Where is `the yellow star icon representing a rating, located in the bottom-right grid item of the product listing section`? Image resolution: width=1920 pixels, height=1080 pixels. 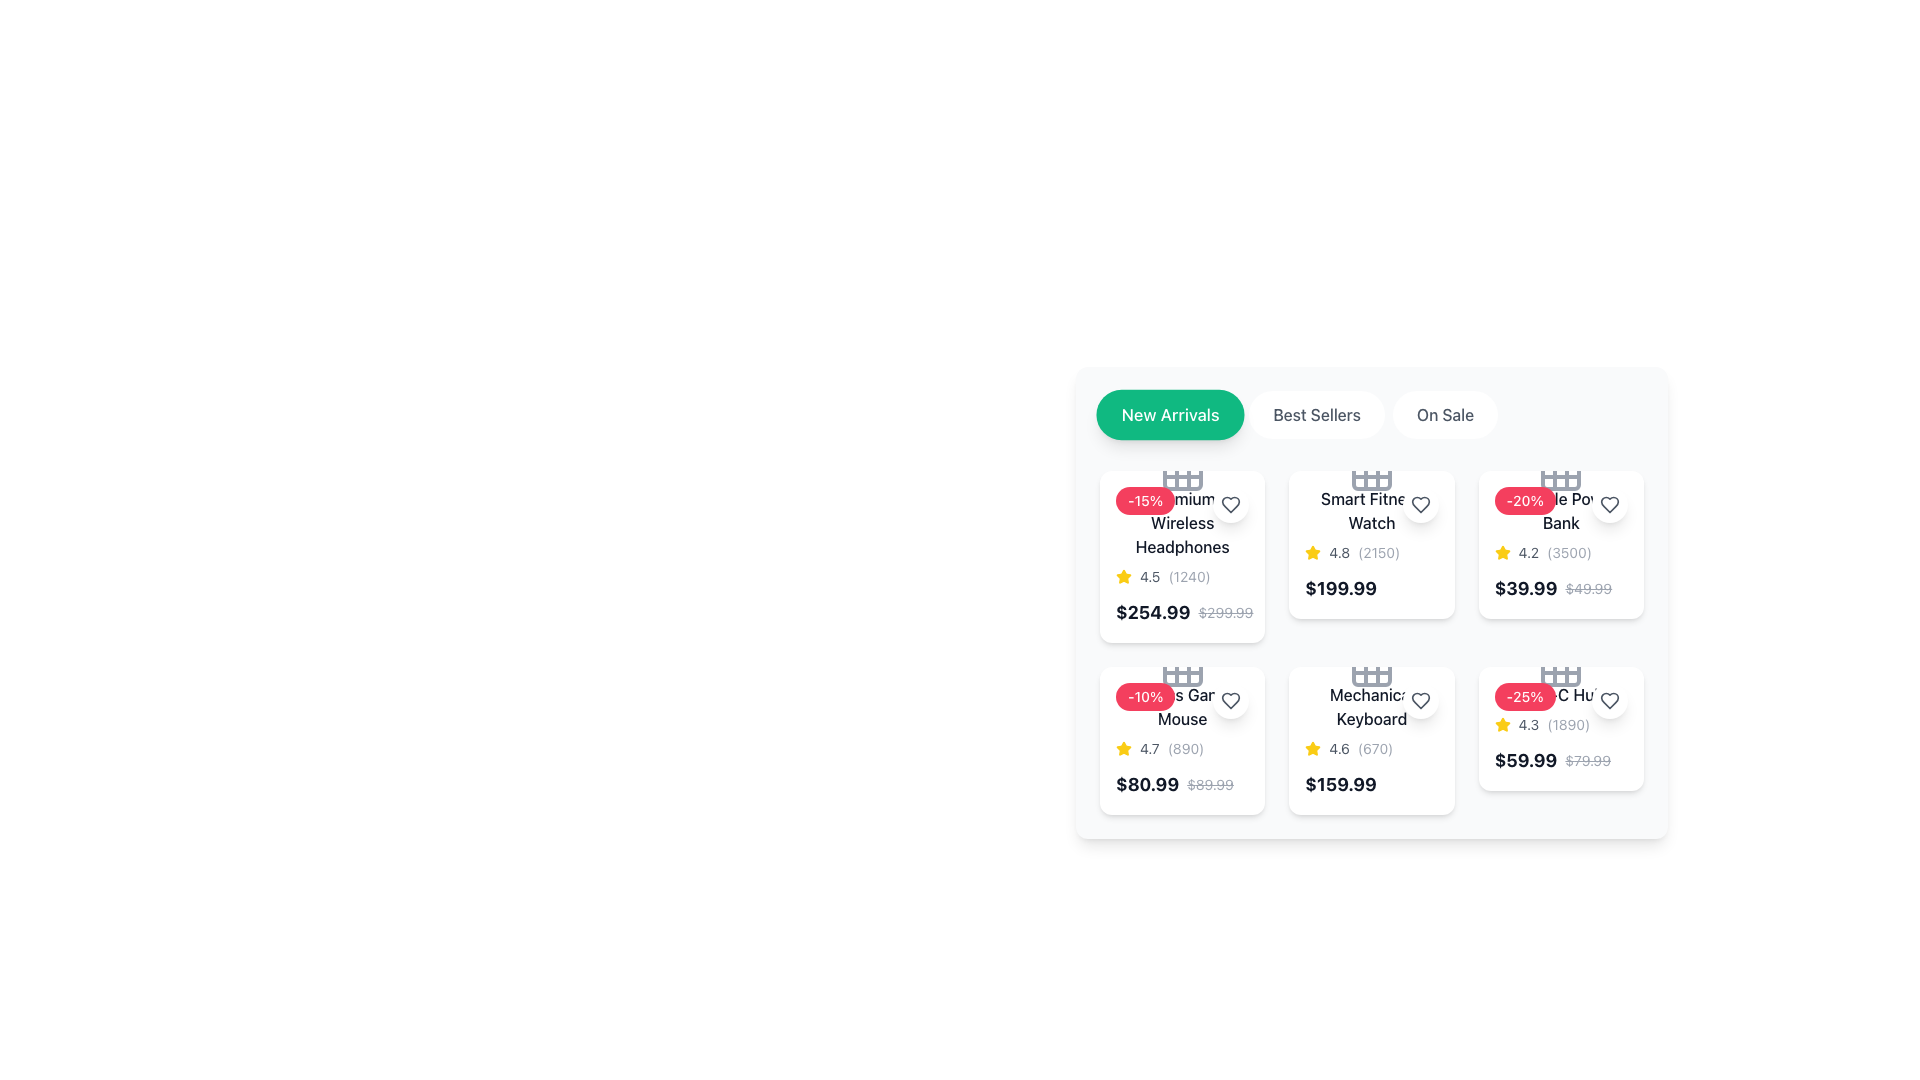
the yellow star icon representing a rating, located in the bottom-right grid item of the product listing section is located at coordinates (1502, 725).